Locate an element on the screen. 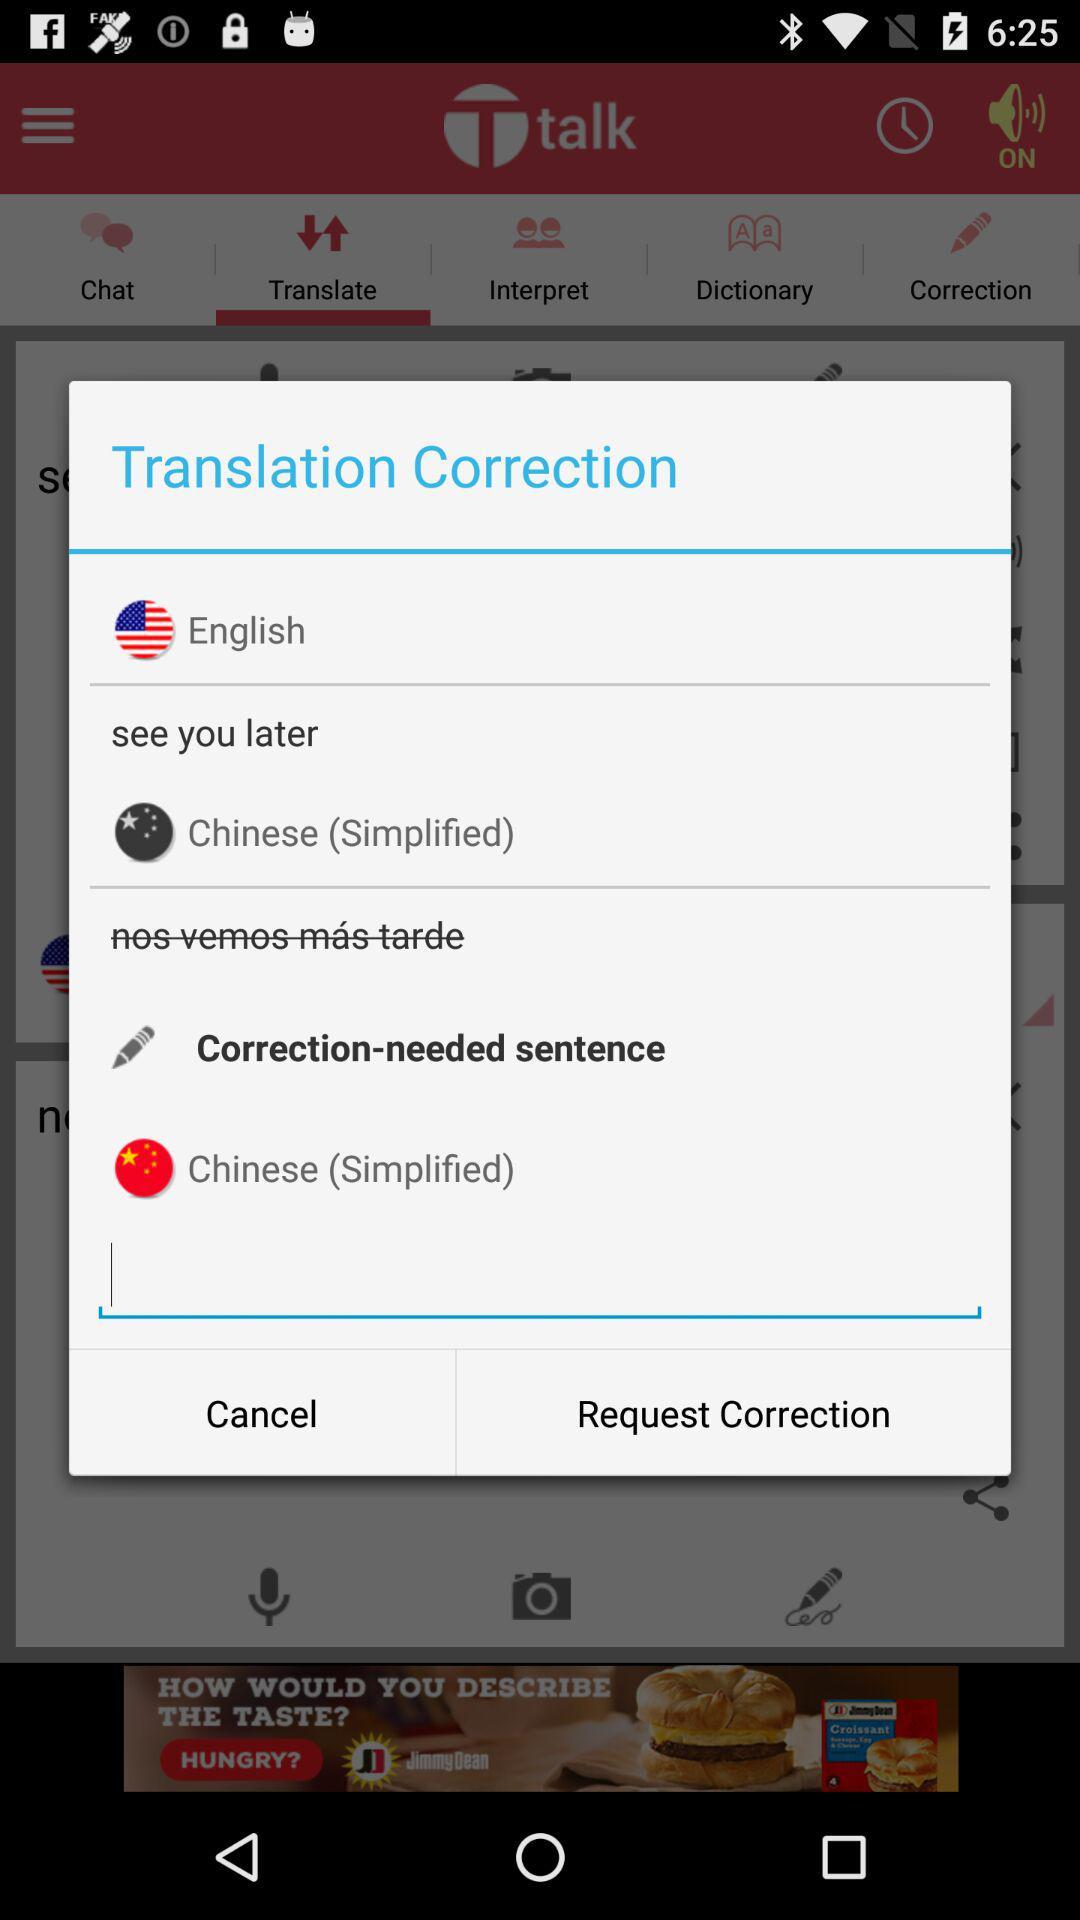 This screenshot has height=1920, width=1080. button next to request correction icon is located at coordinates (261, 1411).